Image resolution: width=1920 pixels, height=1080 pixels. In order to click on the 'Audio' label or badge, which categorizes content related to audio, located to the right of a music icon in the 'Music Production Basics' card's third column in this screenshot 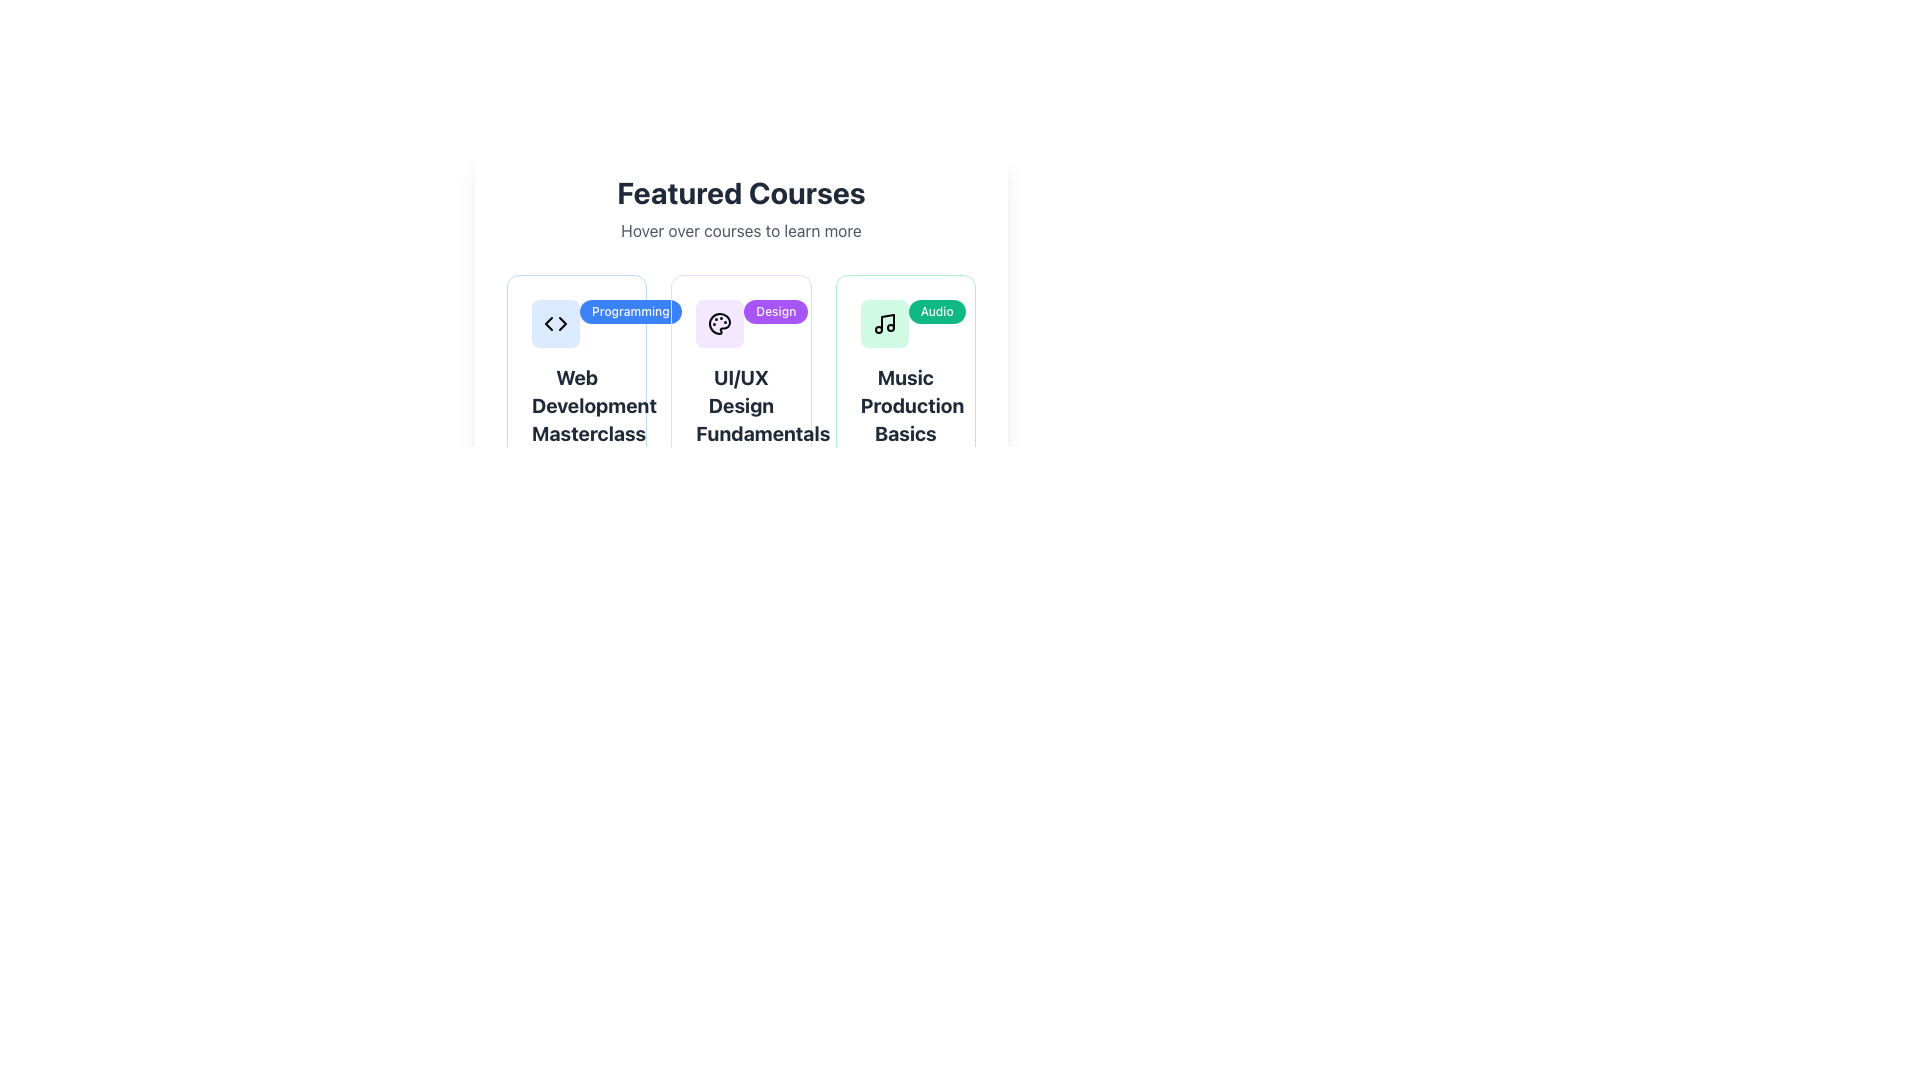, I will do `click(936, 312)`.